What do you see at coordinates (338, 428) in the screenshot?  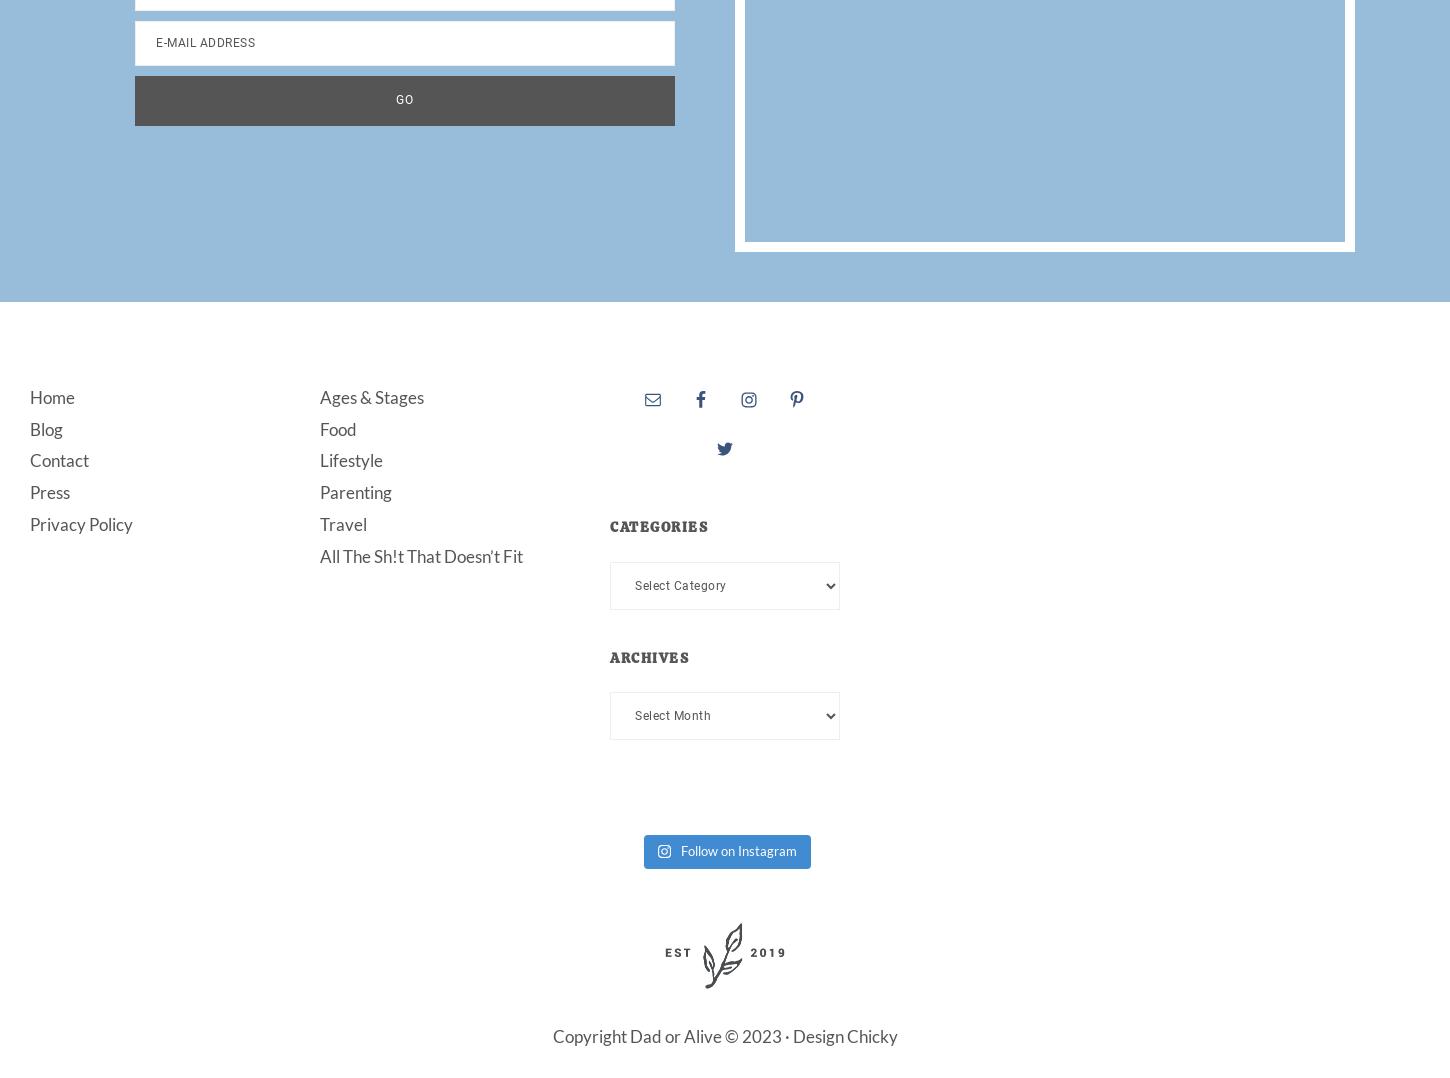 I see `'Food'` at bounding box center [338, 428].